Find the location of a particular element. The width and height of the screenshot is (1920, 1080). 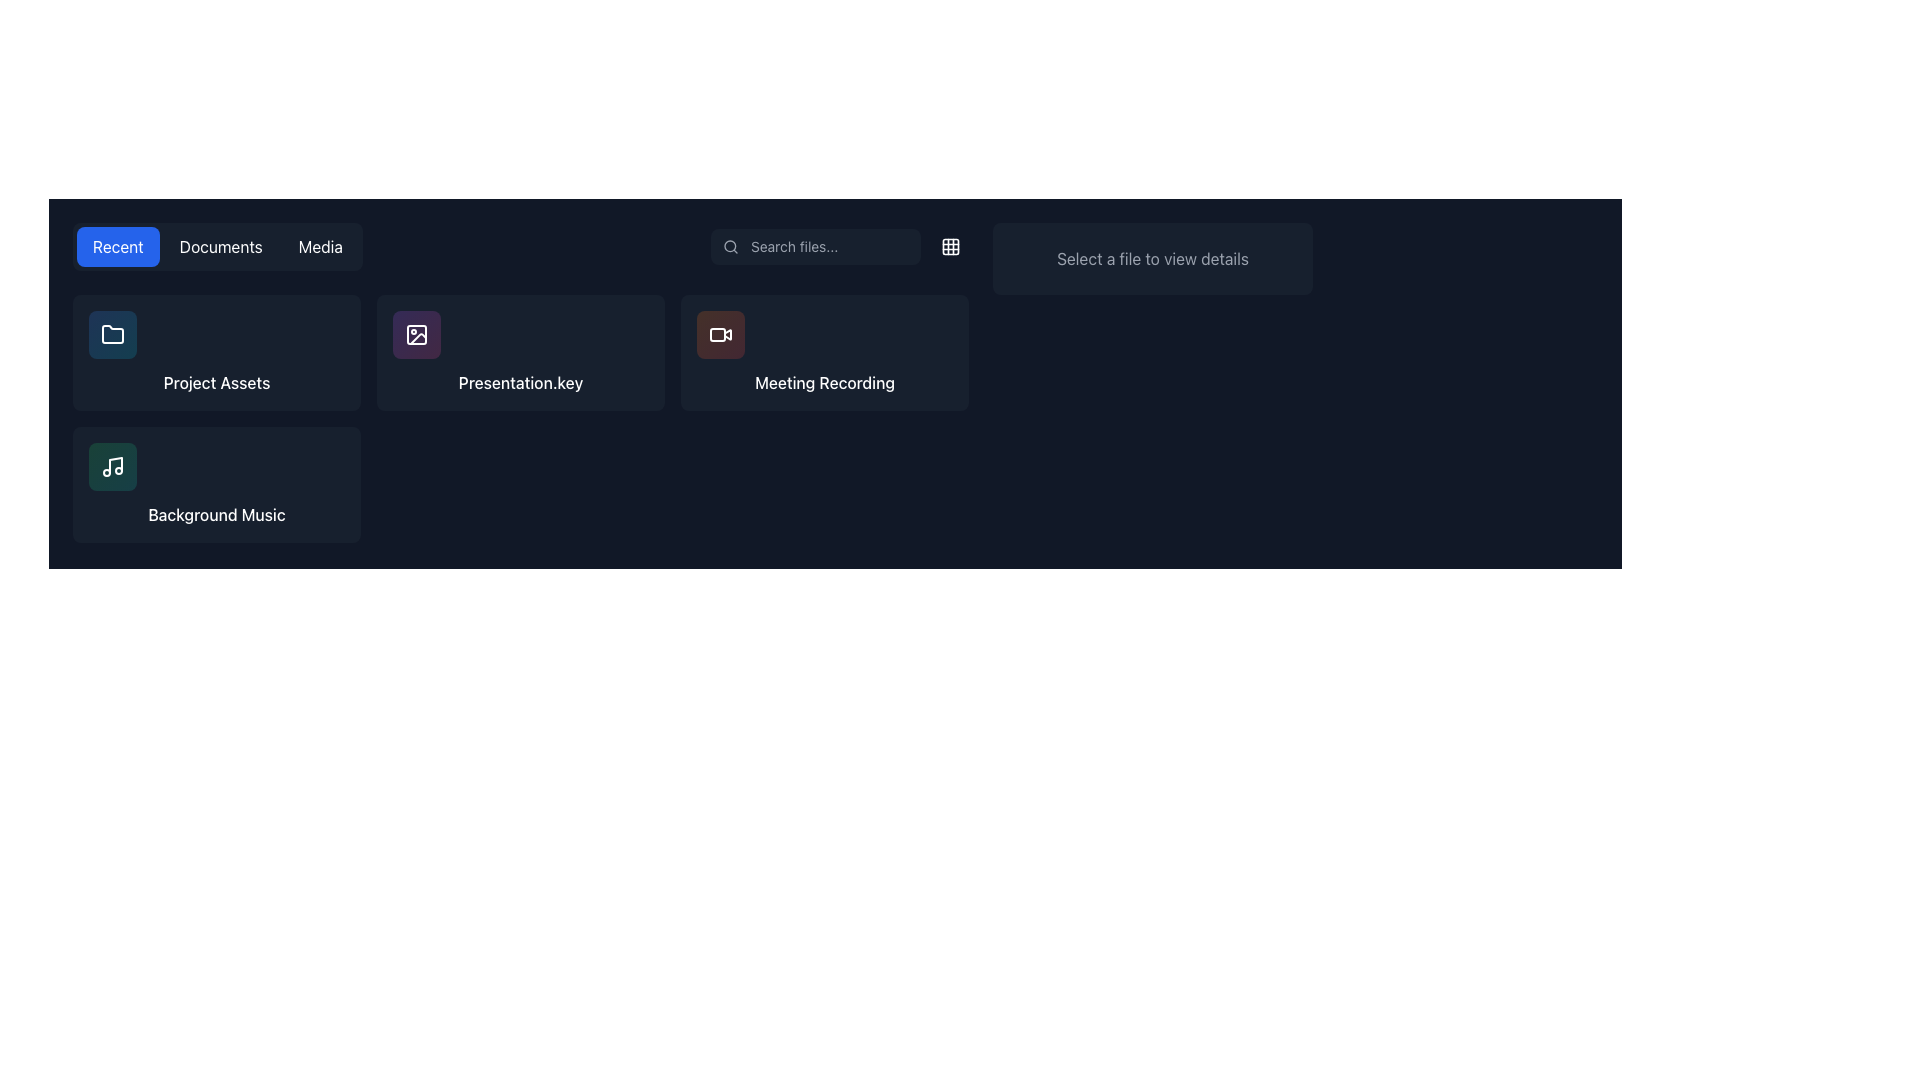

the play button icon located within the 'Meeting Recording' card is located at coordinates (727, 333).